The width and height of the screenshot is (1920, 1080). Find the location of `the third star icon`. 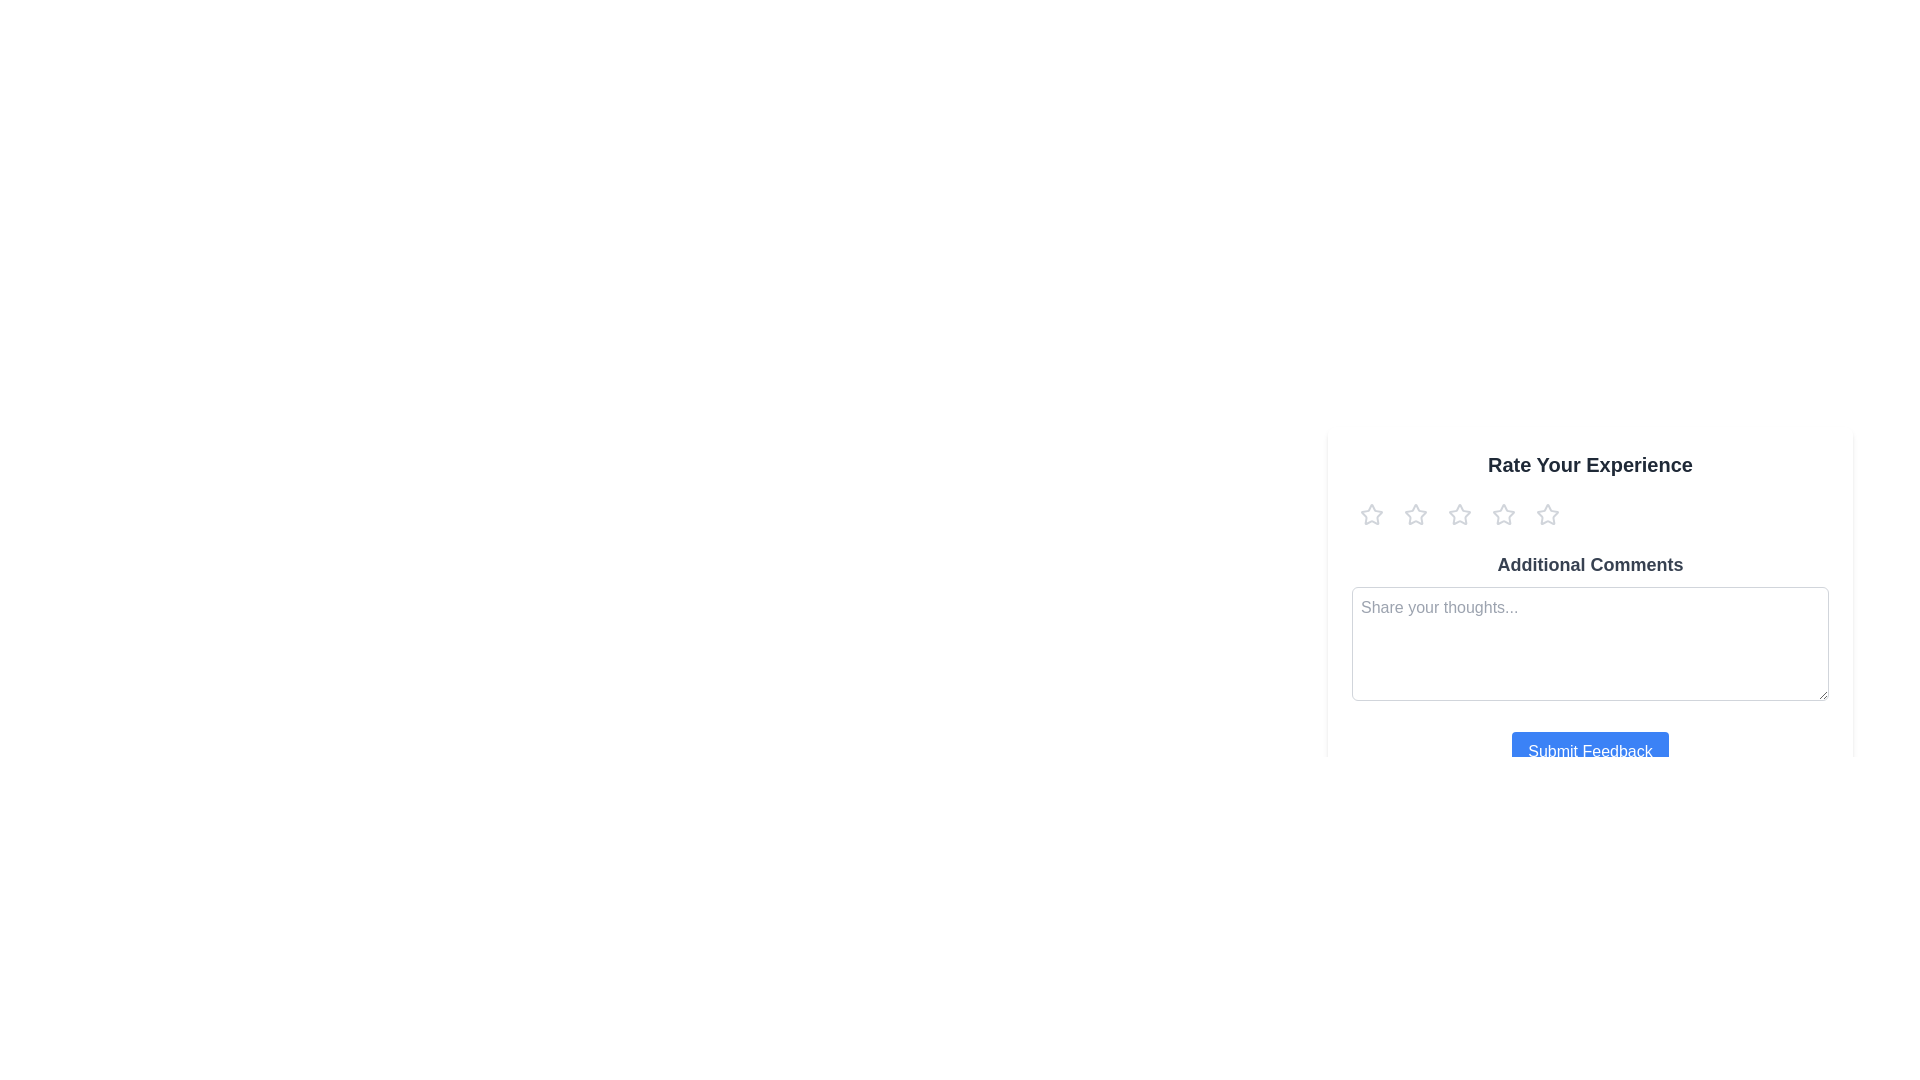

the third star icon is located at coordinates (1503, 513).